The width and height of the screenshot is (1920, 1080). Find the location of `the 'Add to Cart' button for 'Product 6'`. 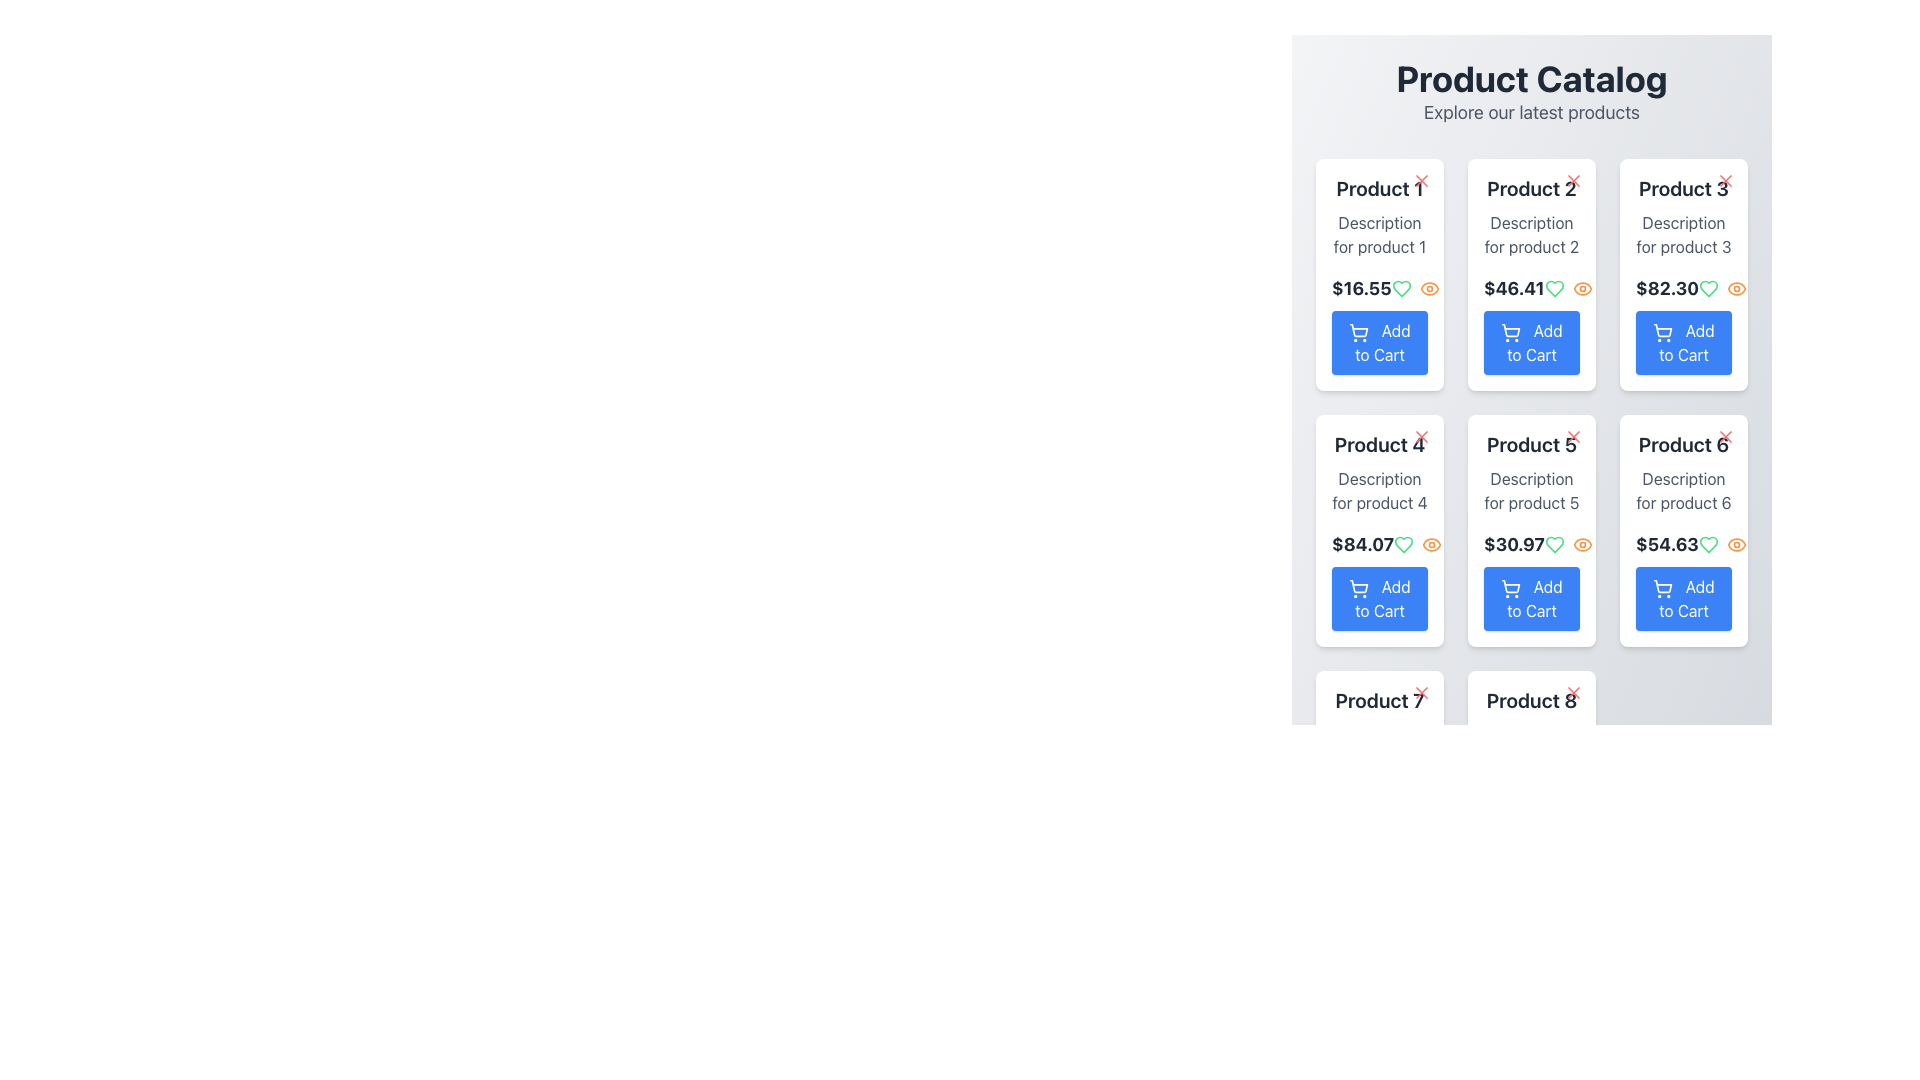

the 'Add to Cart' button for 'Product 6' is located at coordinates (1683, 597).